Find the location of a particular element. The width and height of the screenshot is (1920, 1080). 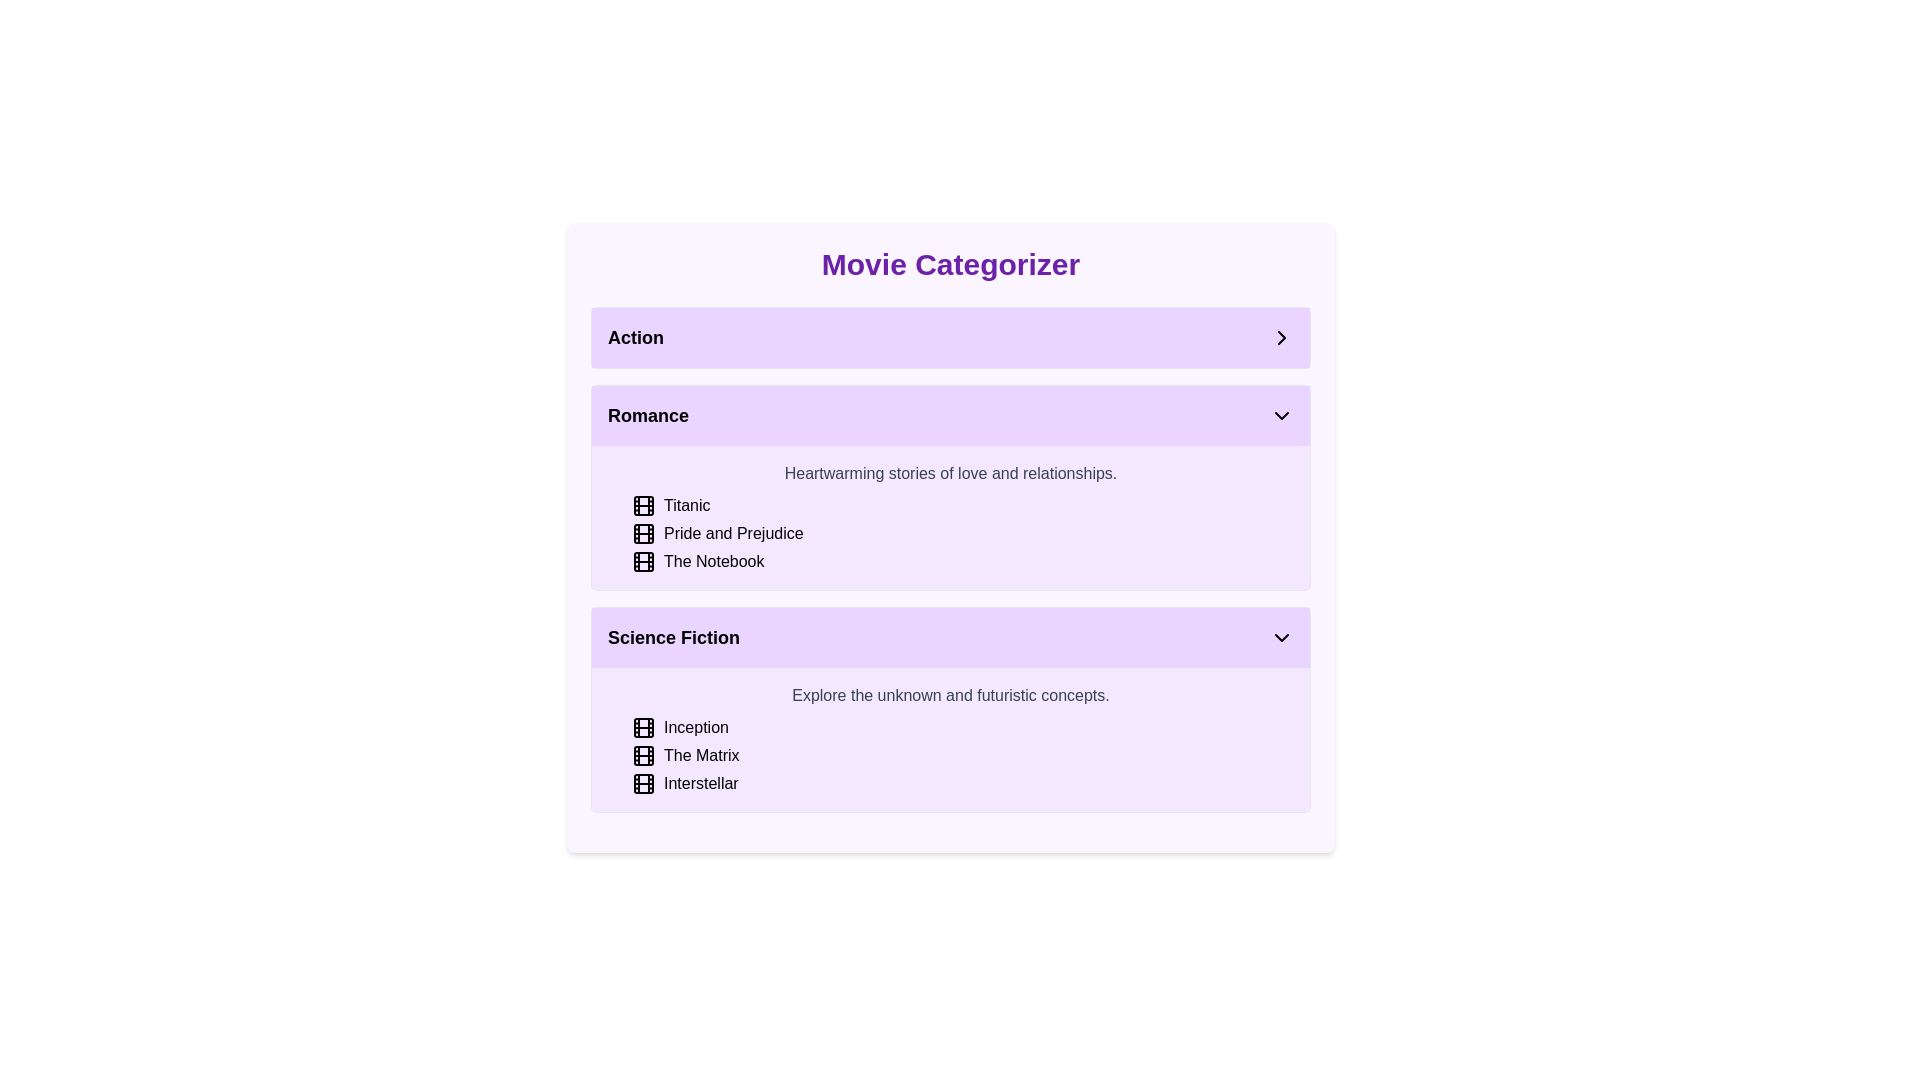

the chevron down icon located at the far right of the 'Science Fiction' header is located at coordinates (1281, 637).